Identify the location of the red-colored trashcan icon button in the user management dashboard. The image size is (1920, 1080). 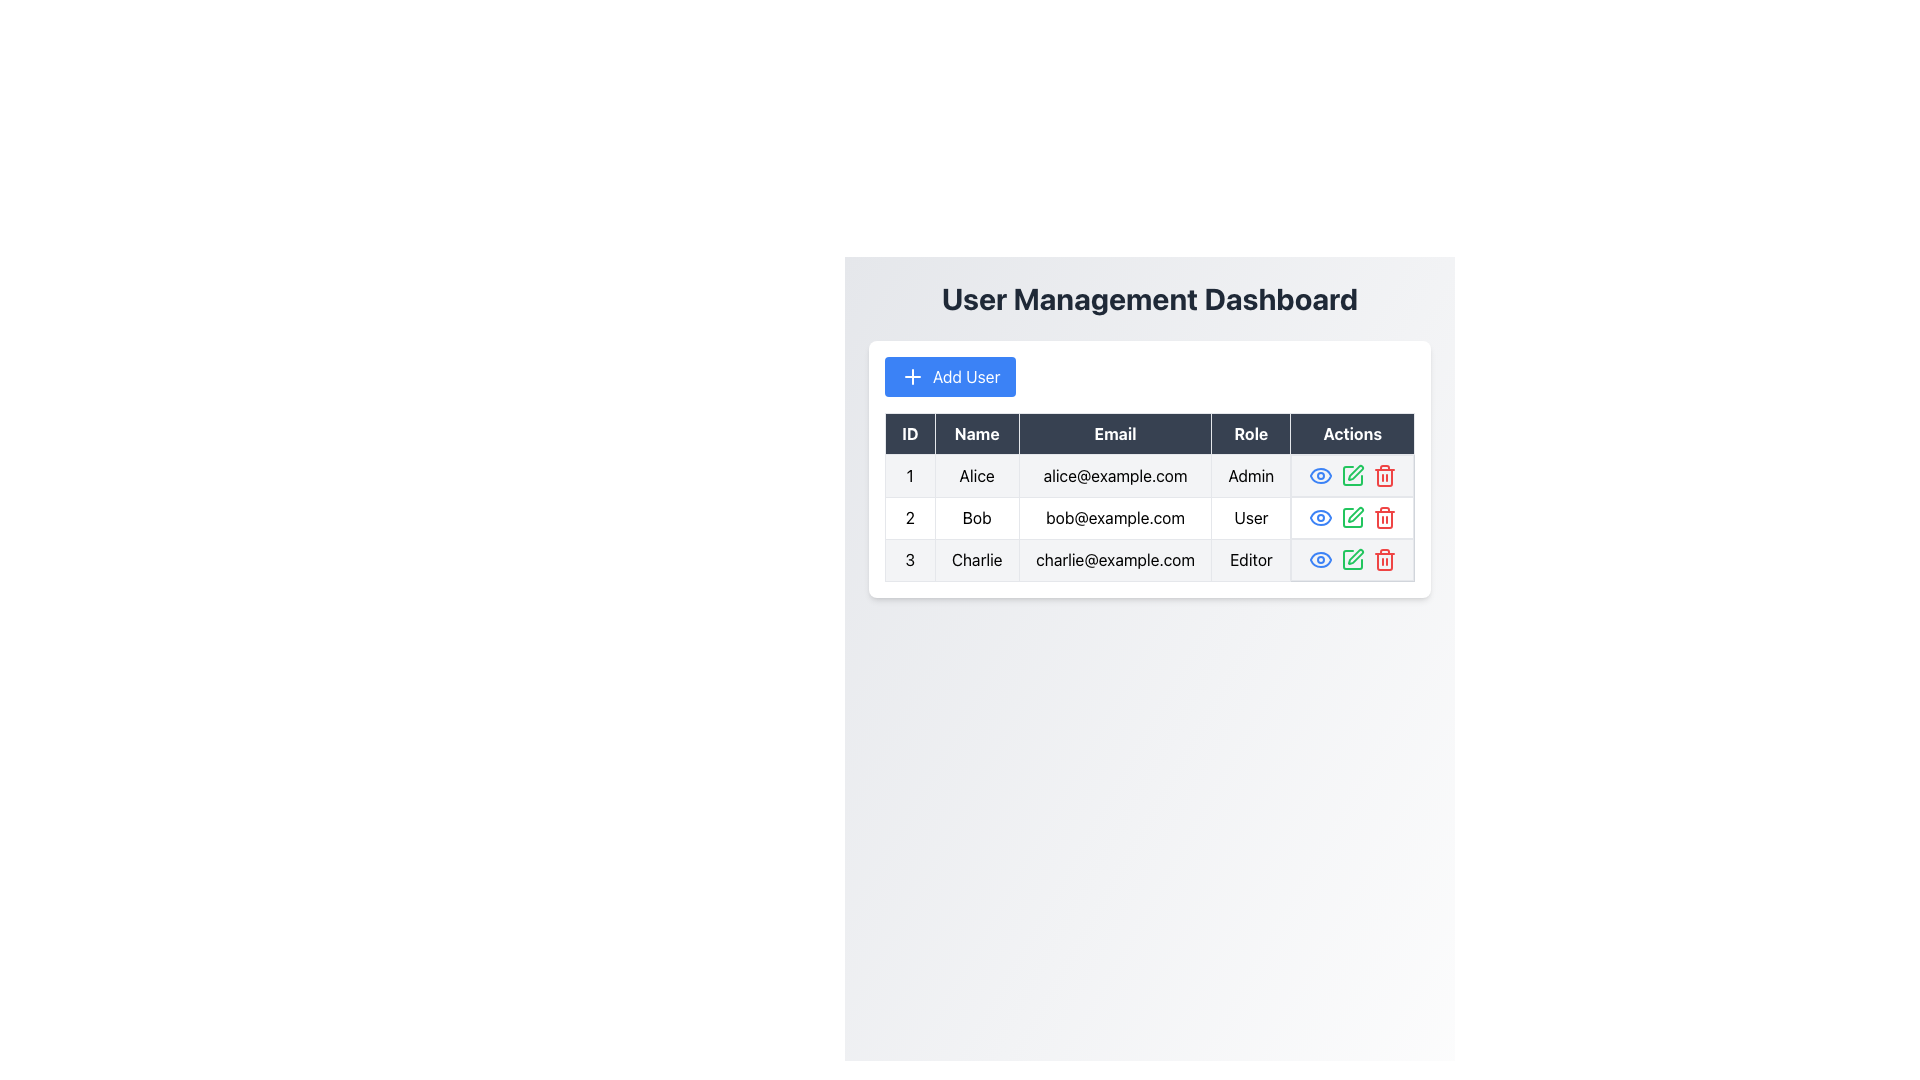
(1383, 475).